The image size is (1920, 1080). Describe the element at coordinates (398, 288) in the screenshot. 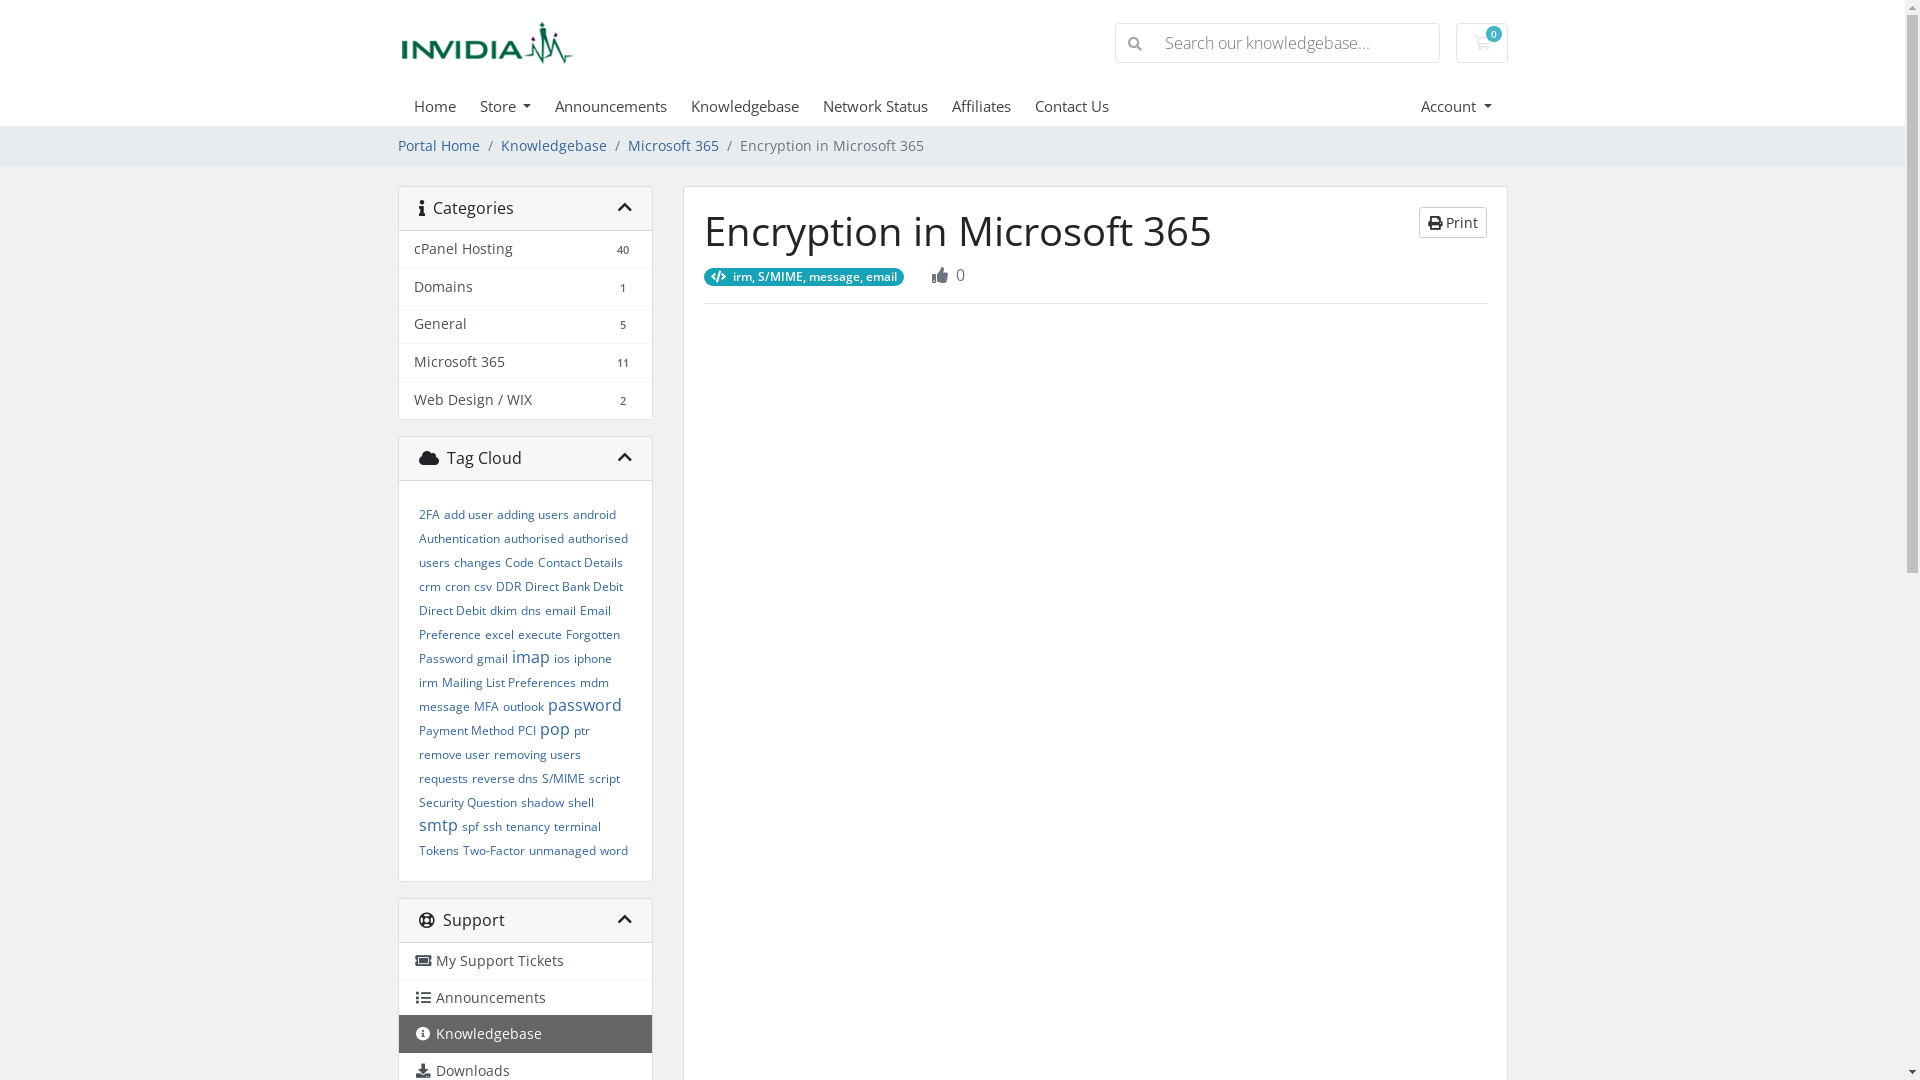

I see `'Domains` at that location.